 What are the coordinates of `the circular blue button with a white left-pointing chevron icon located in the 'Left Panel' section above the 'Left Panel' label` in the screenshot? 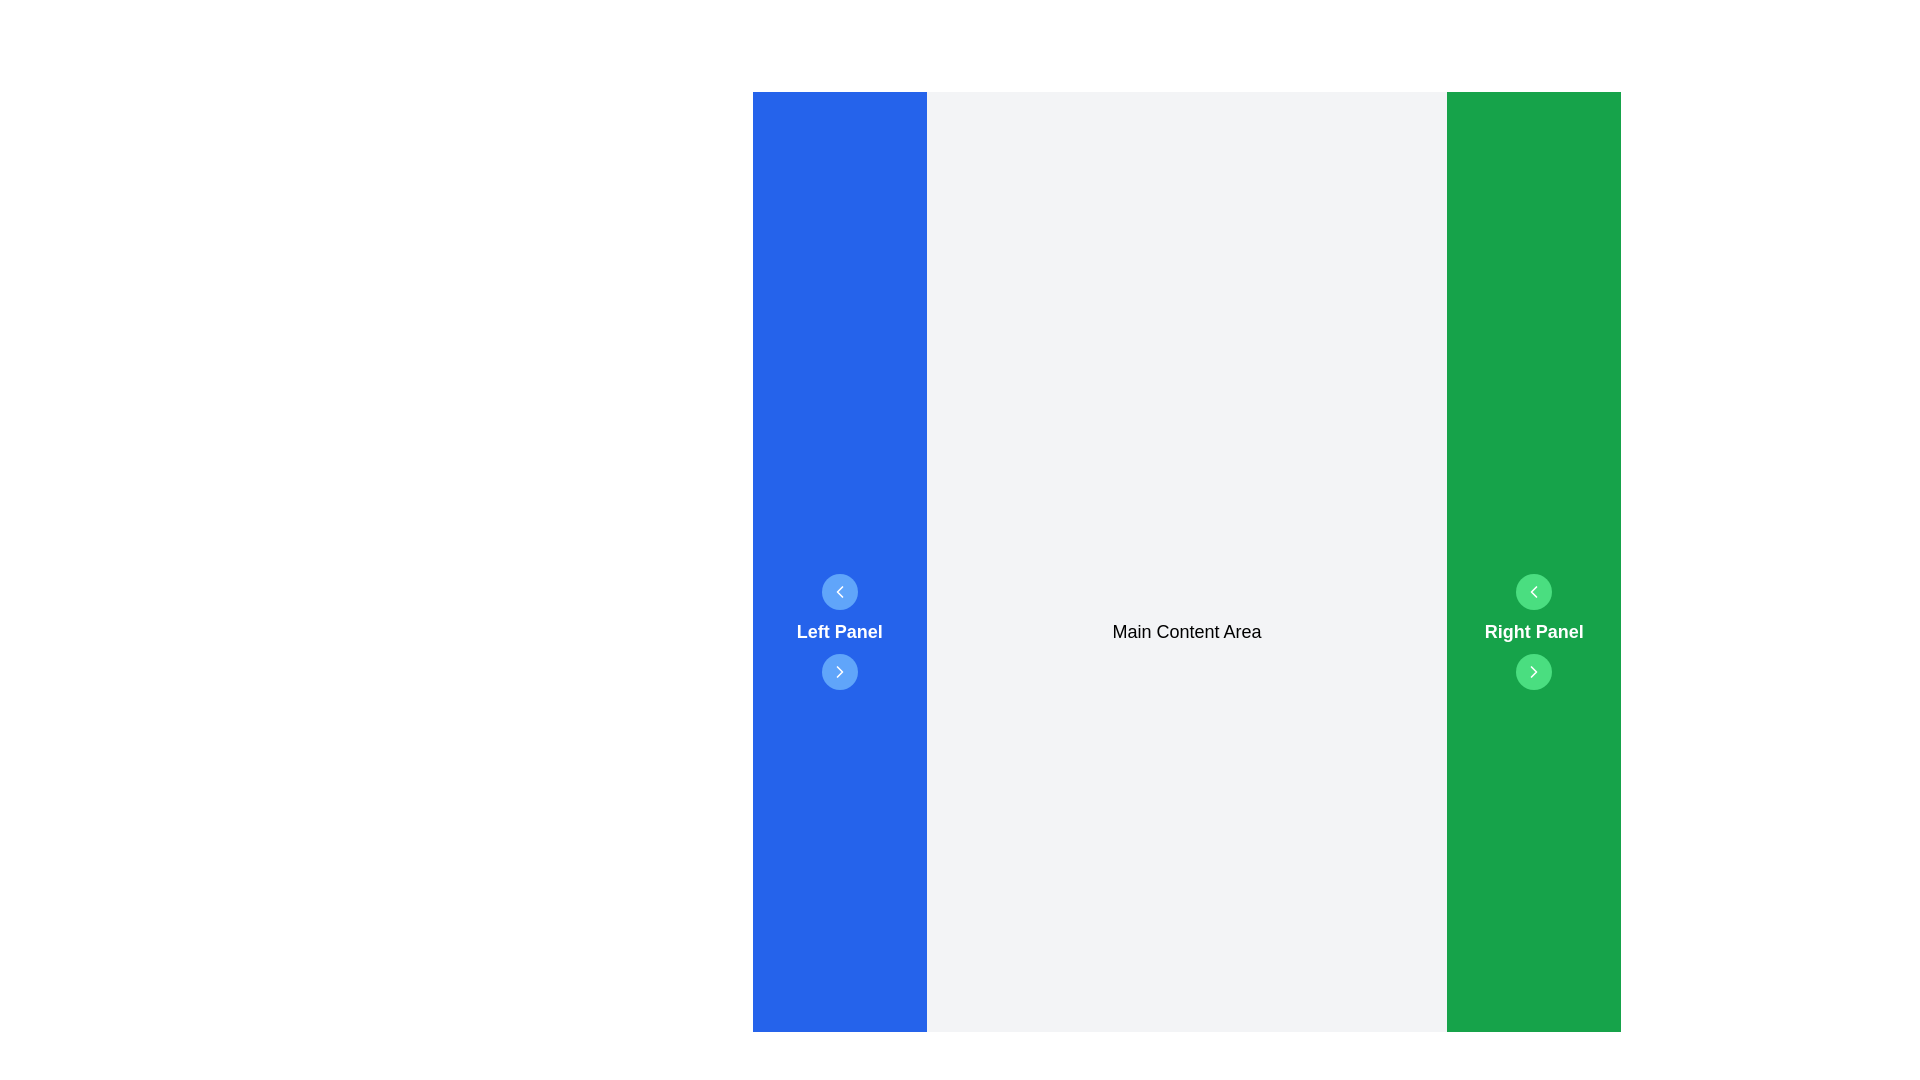 It's located at (839, 590).